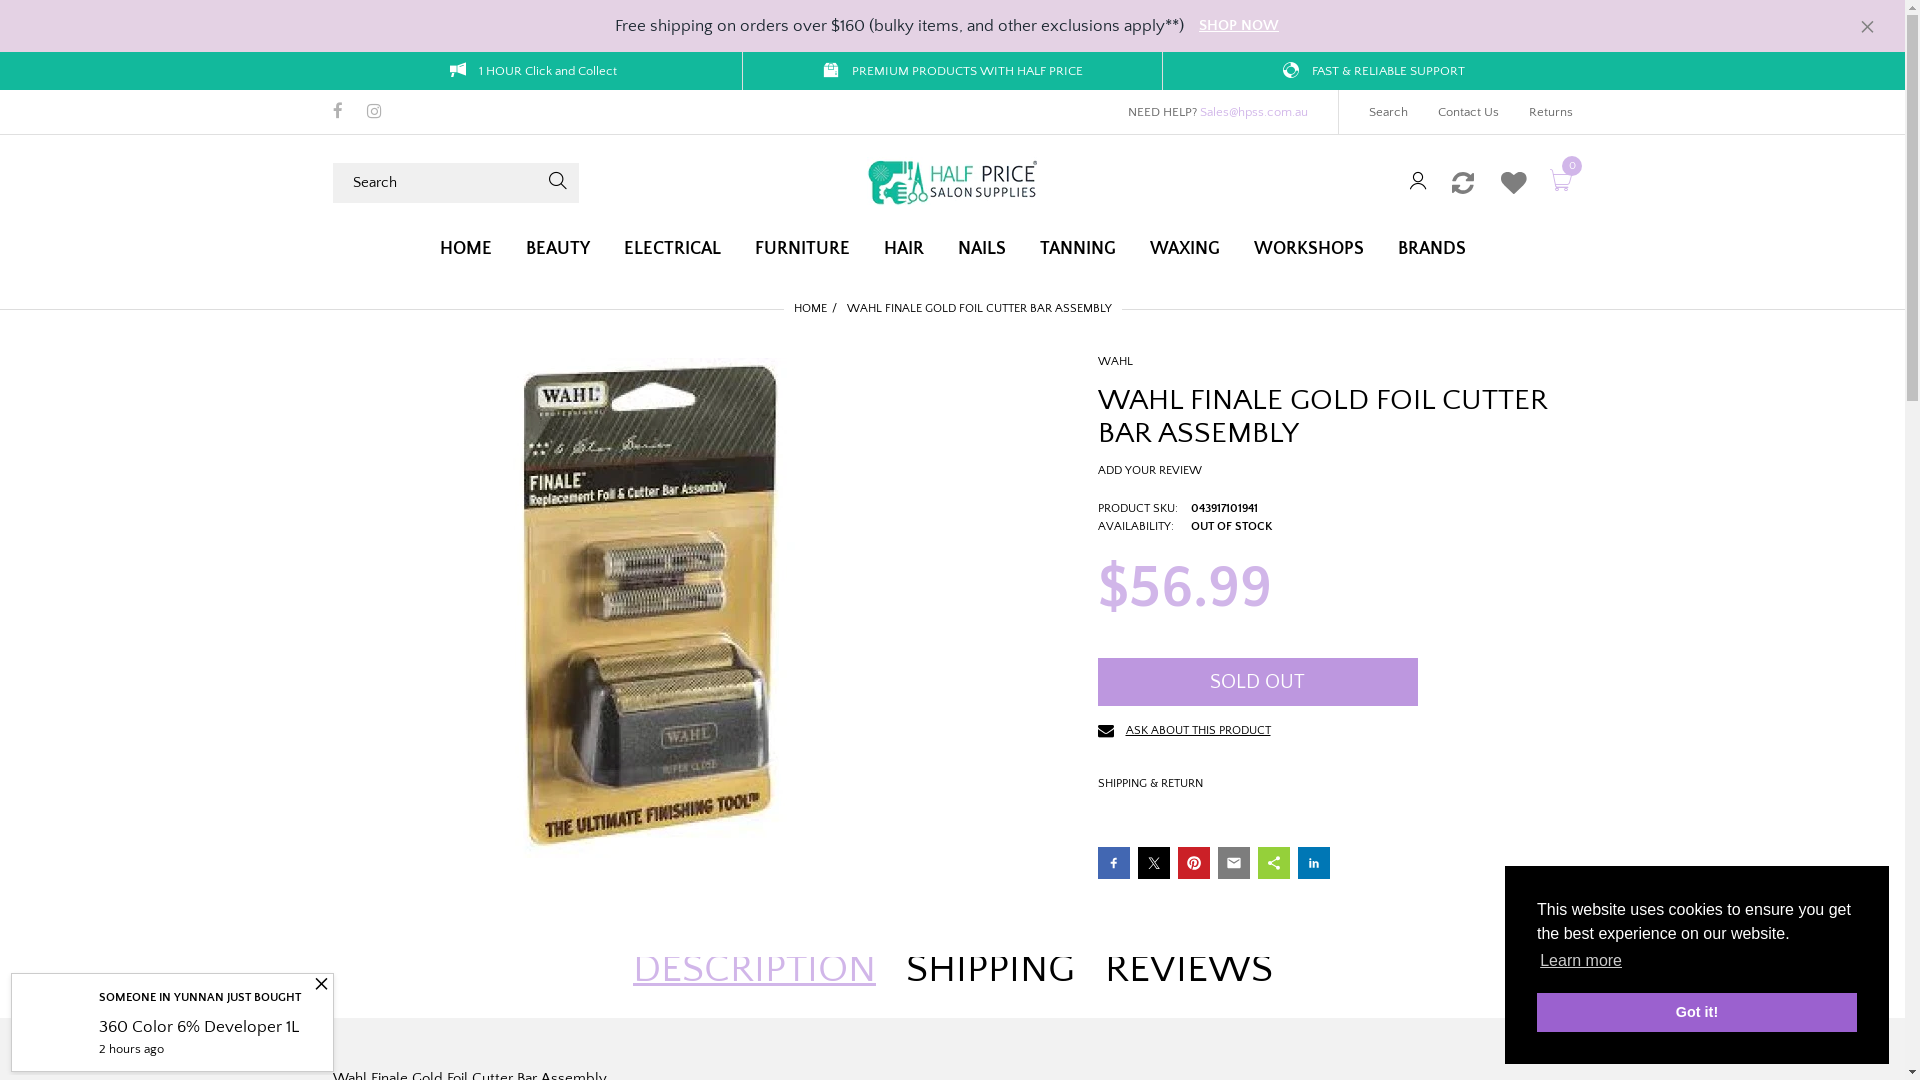 This screenshot has width=1920, height=1080. Describe the element at coordinates (1430, 248) in the screenshot. I see `'BRANDS'` at that location.